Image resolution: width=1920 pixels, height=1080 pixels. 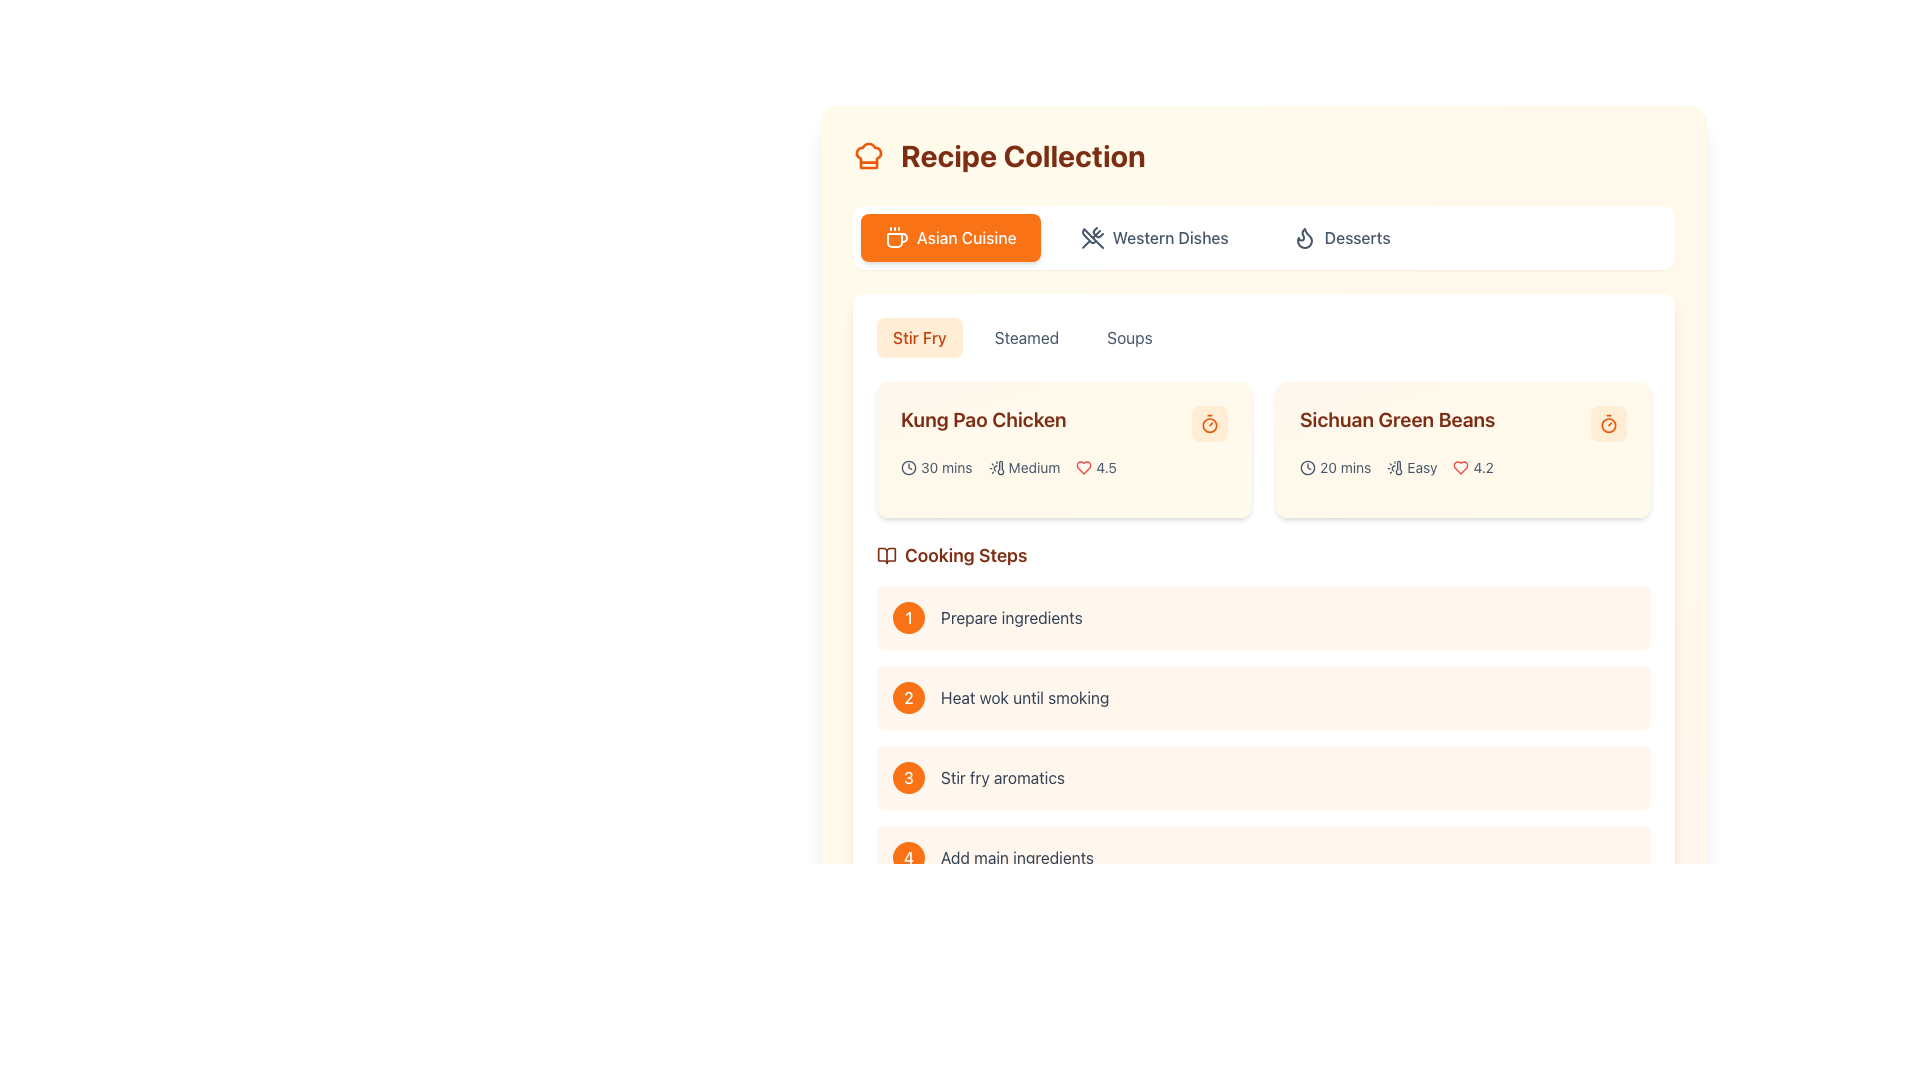 I want to click on the informative text element that displays the preparation or cooking time for the Sichuan Green Beans recipe, located in the right card under the 'Sichuan Green Beans' section in the 'Stir Fry' tab, so click(x=1335, y=467).